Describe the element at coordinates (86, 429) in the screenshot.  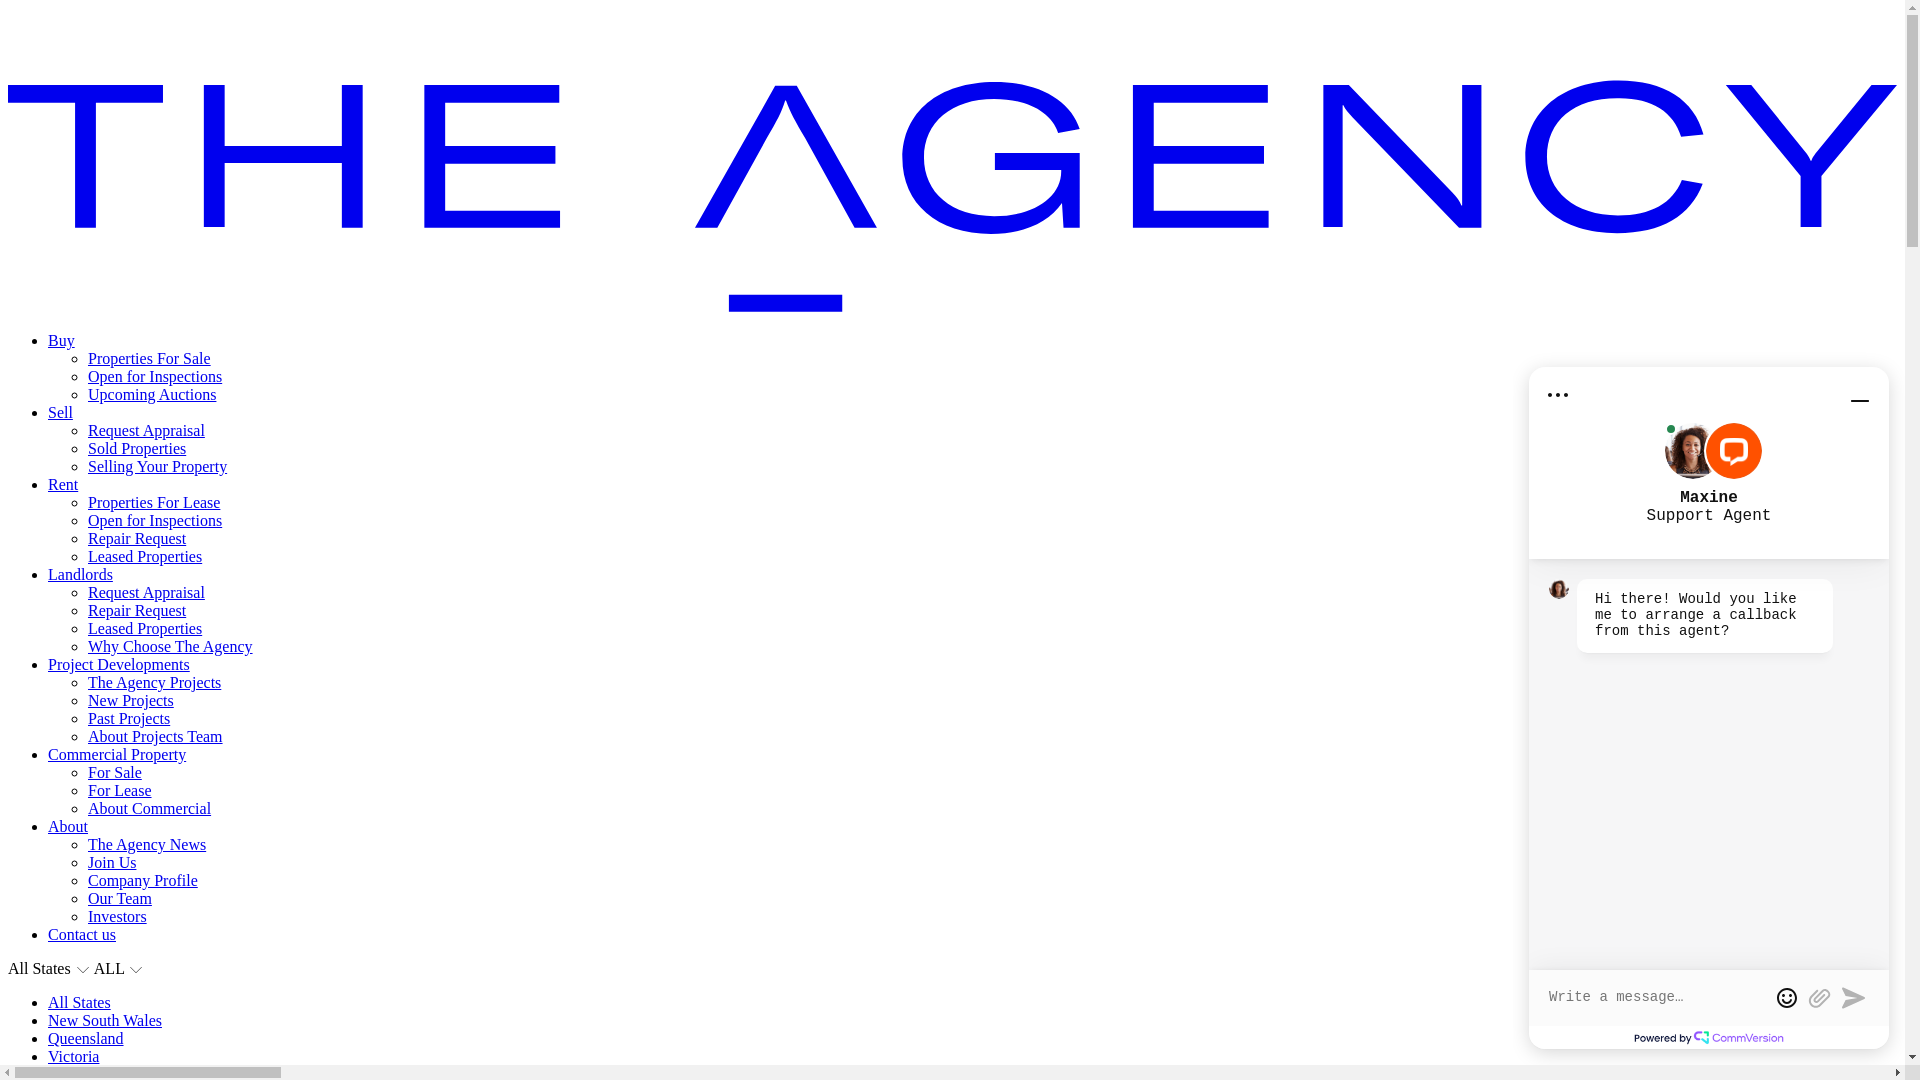
I see `'Request Appraisal'` at that location.